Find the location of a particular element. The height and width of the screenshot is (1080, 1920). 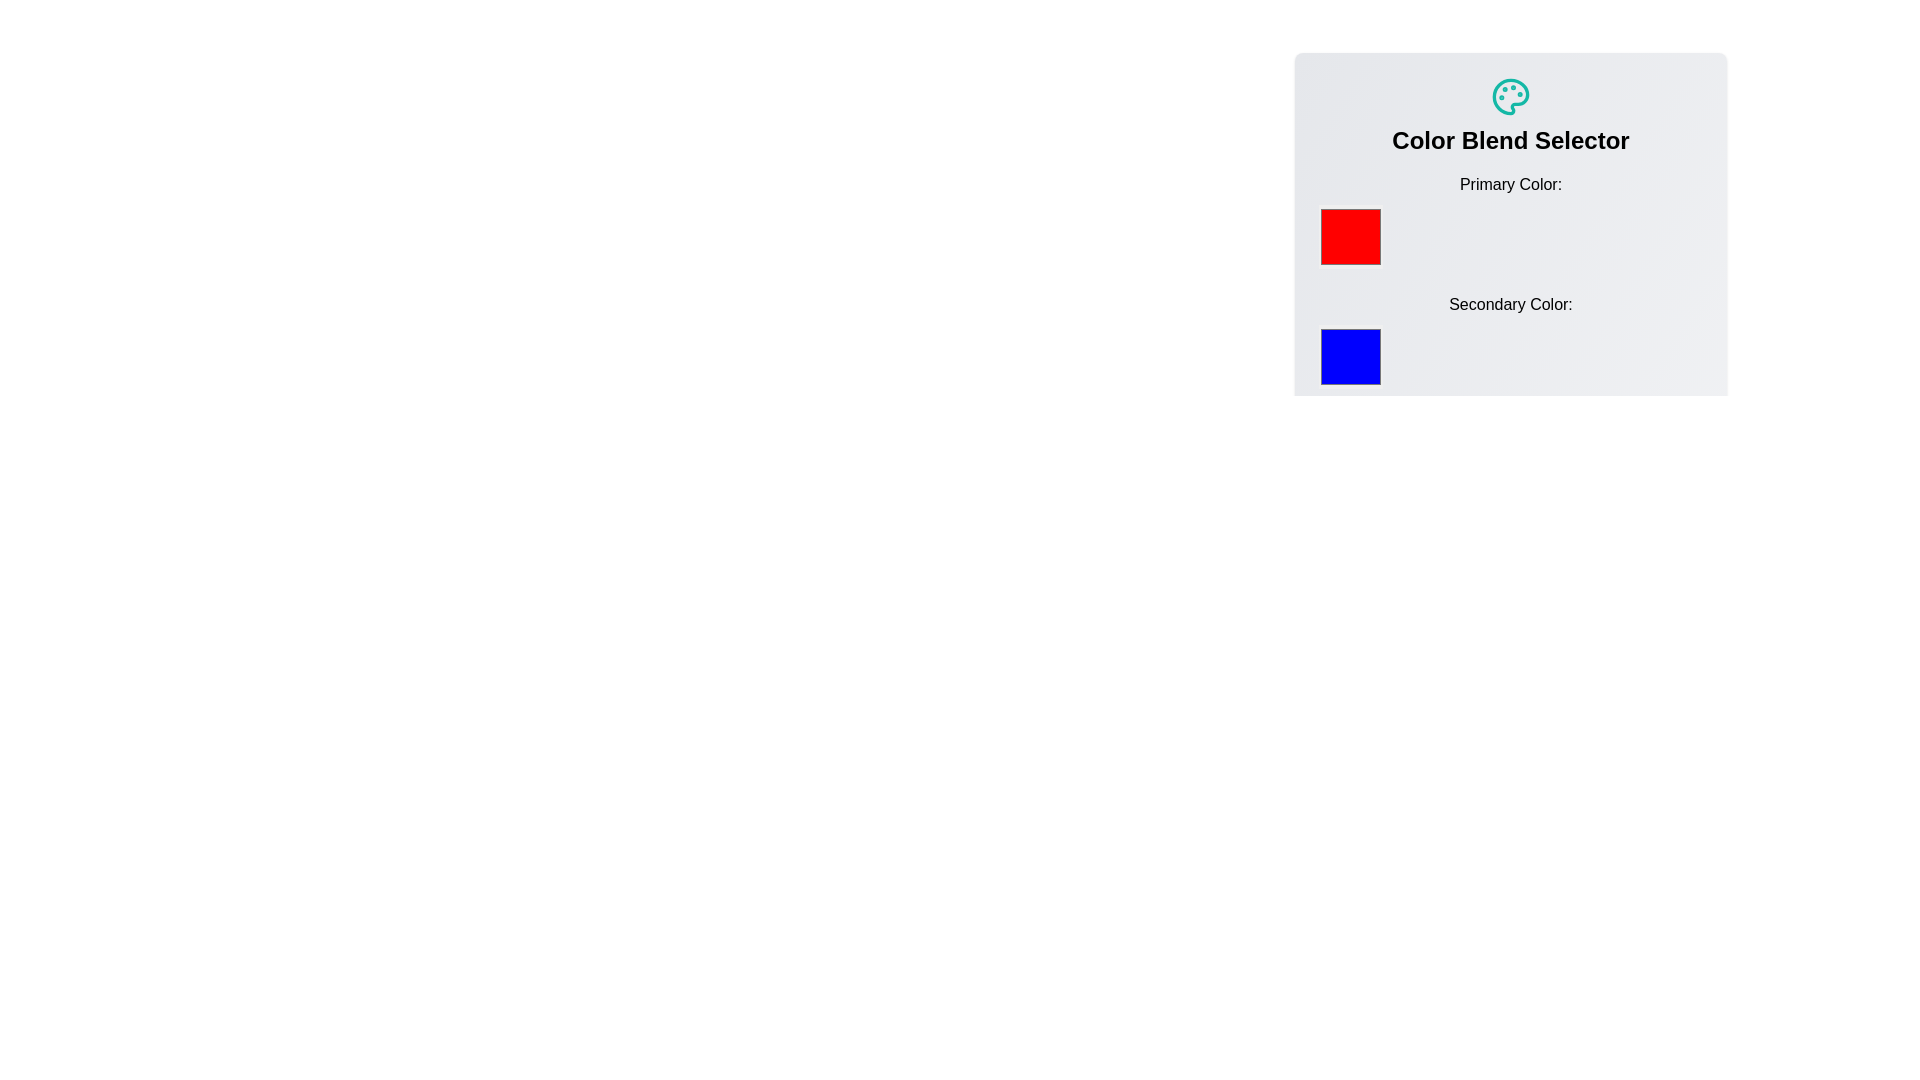

the label that identifies the purpose of the blue color box as 'Secondary Color', which is positioned below the 'Primary Color:' label in the 'Color Blend Selector' panel is located at coordinates (1511, 304).